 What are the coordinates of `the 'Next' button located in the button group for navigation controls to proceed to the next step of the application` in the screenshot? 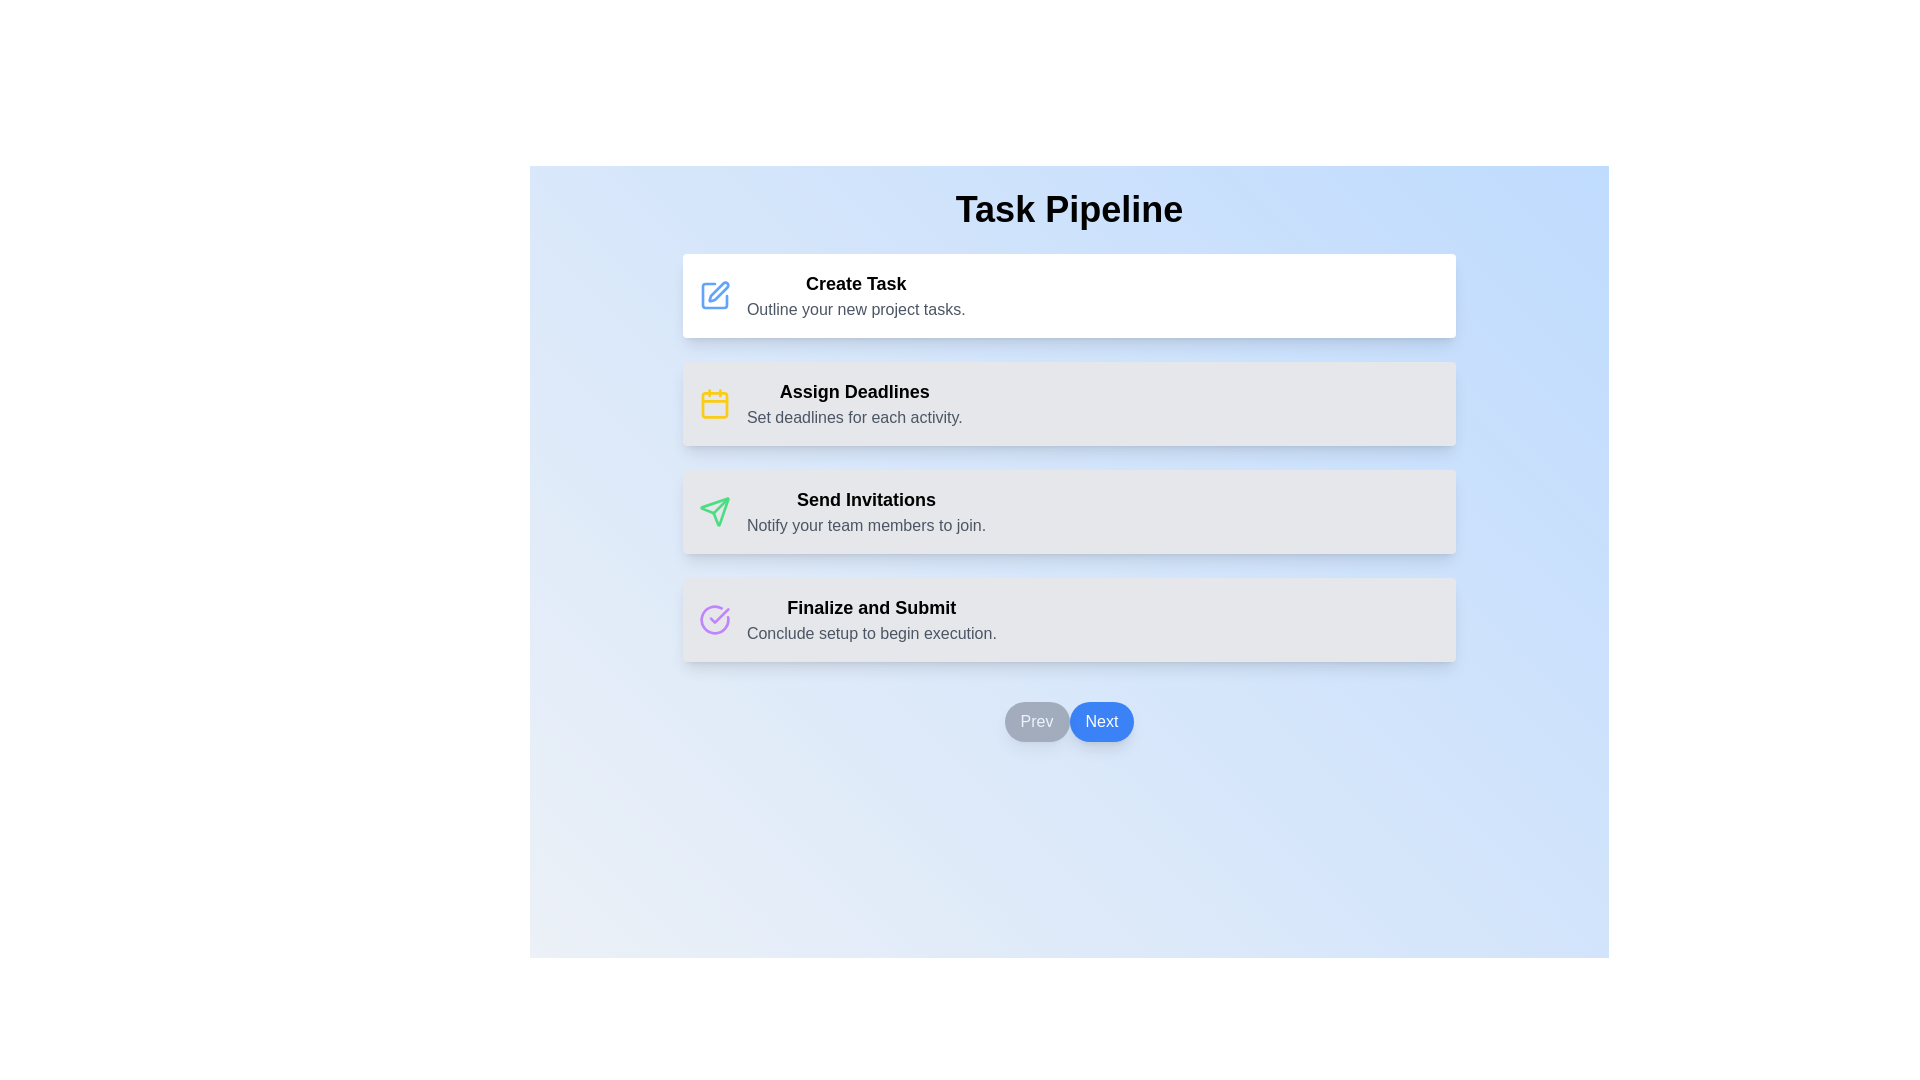 It's located at (1068, 721).